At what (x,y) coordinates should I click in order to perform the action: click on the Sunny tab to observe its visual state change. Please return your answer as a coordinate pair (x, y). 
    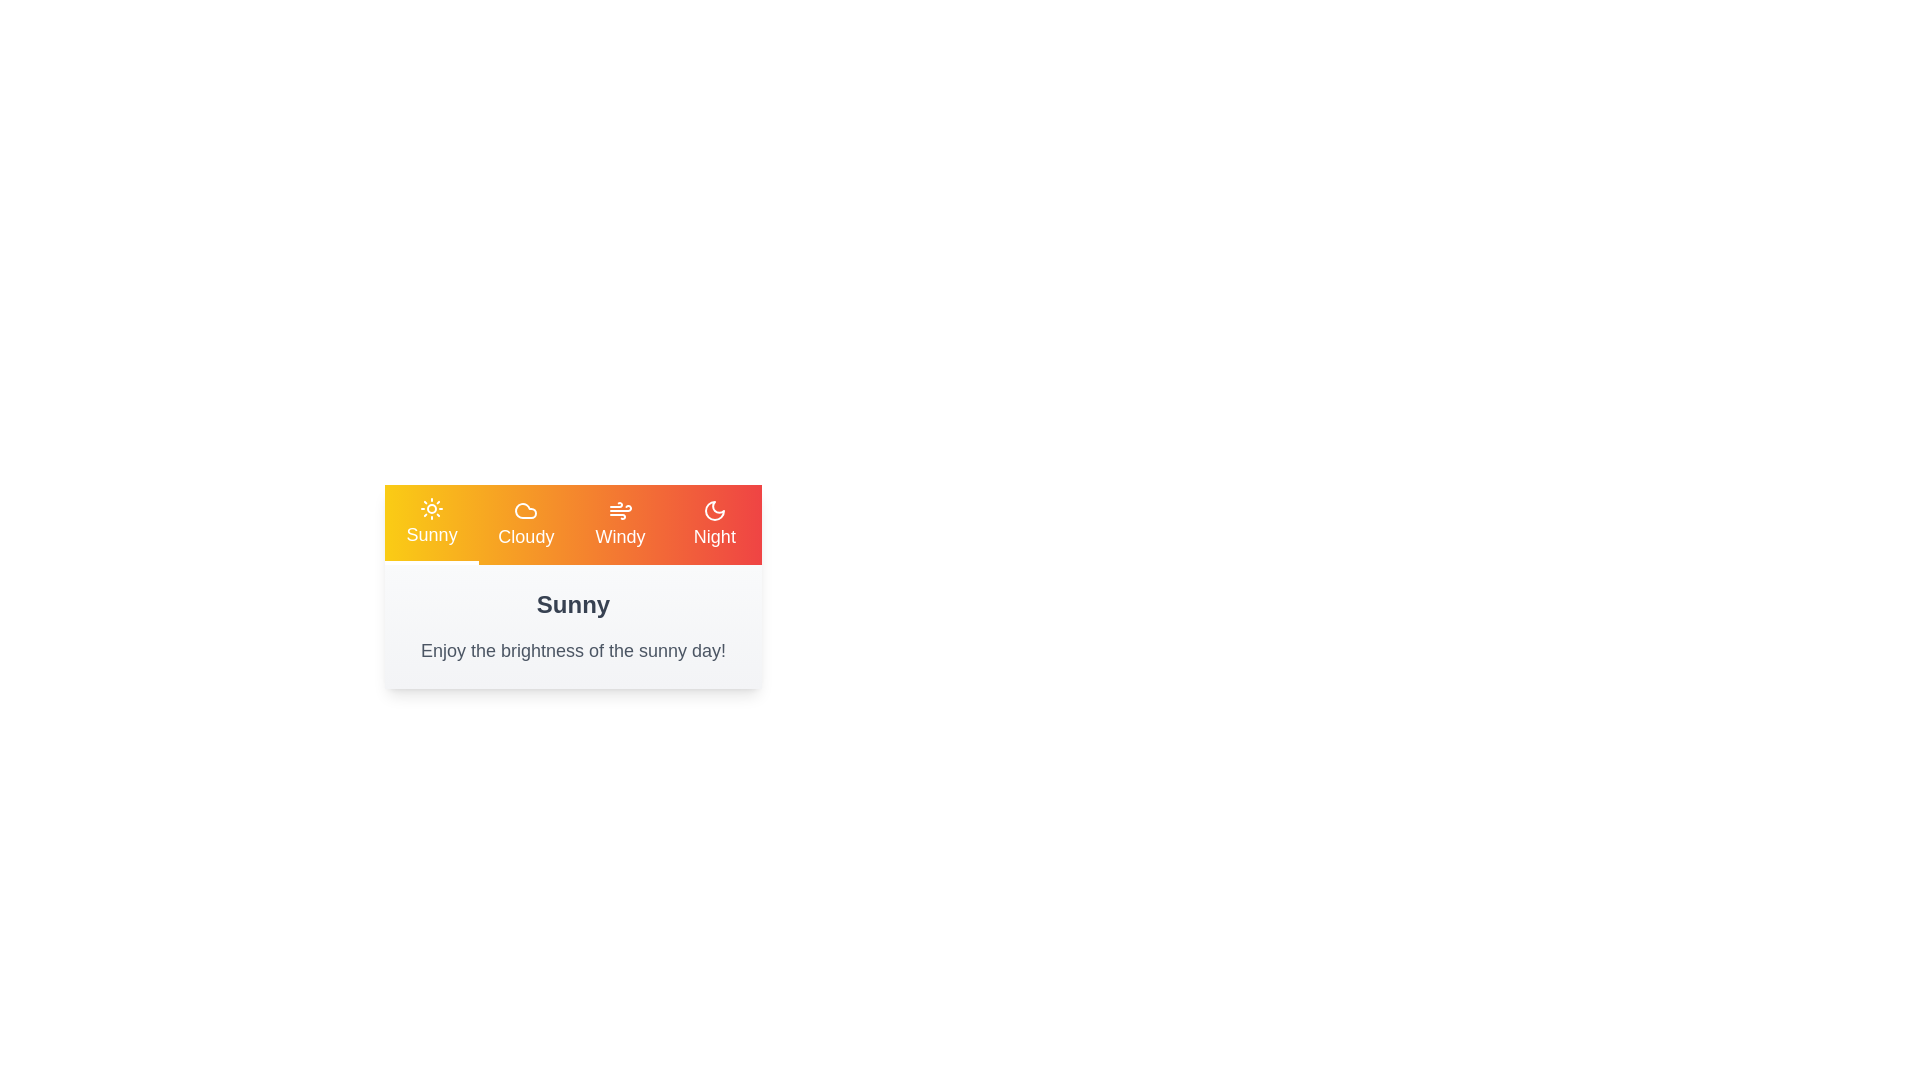
    Looking at the image, I should click on (431, 523).